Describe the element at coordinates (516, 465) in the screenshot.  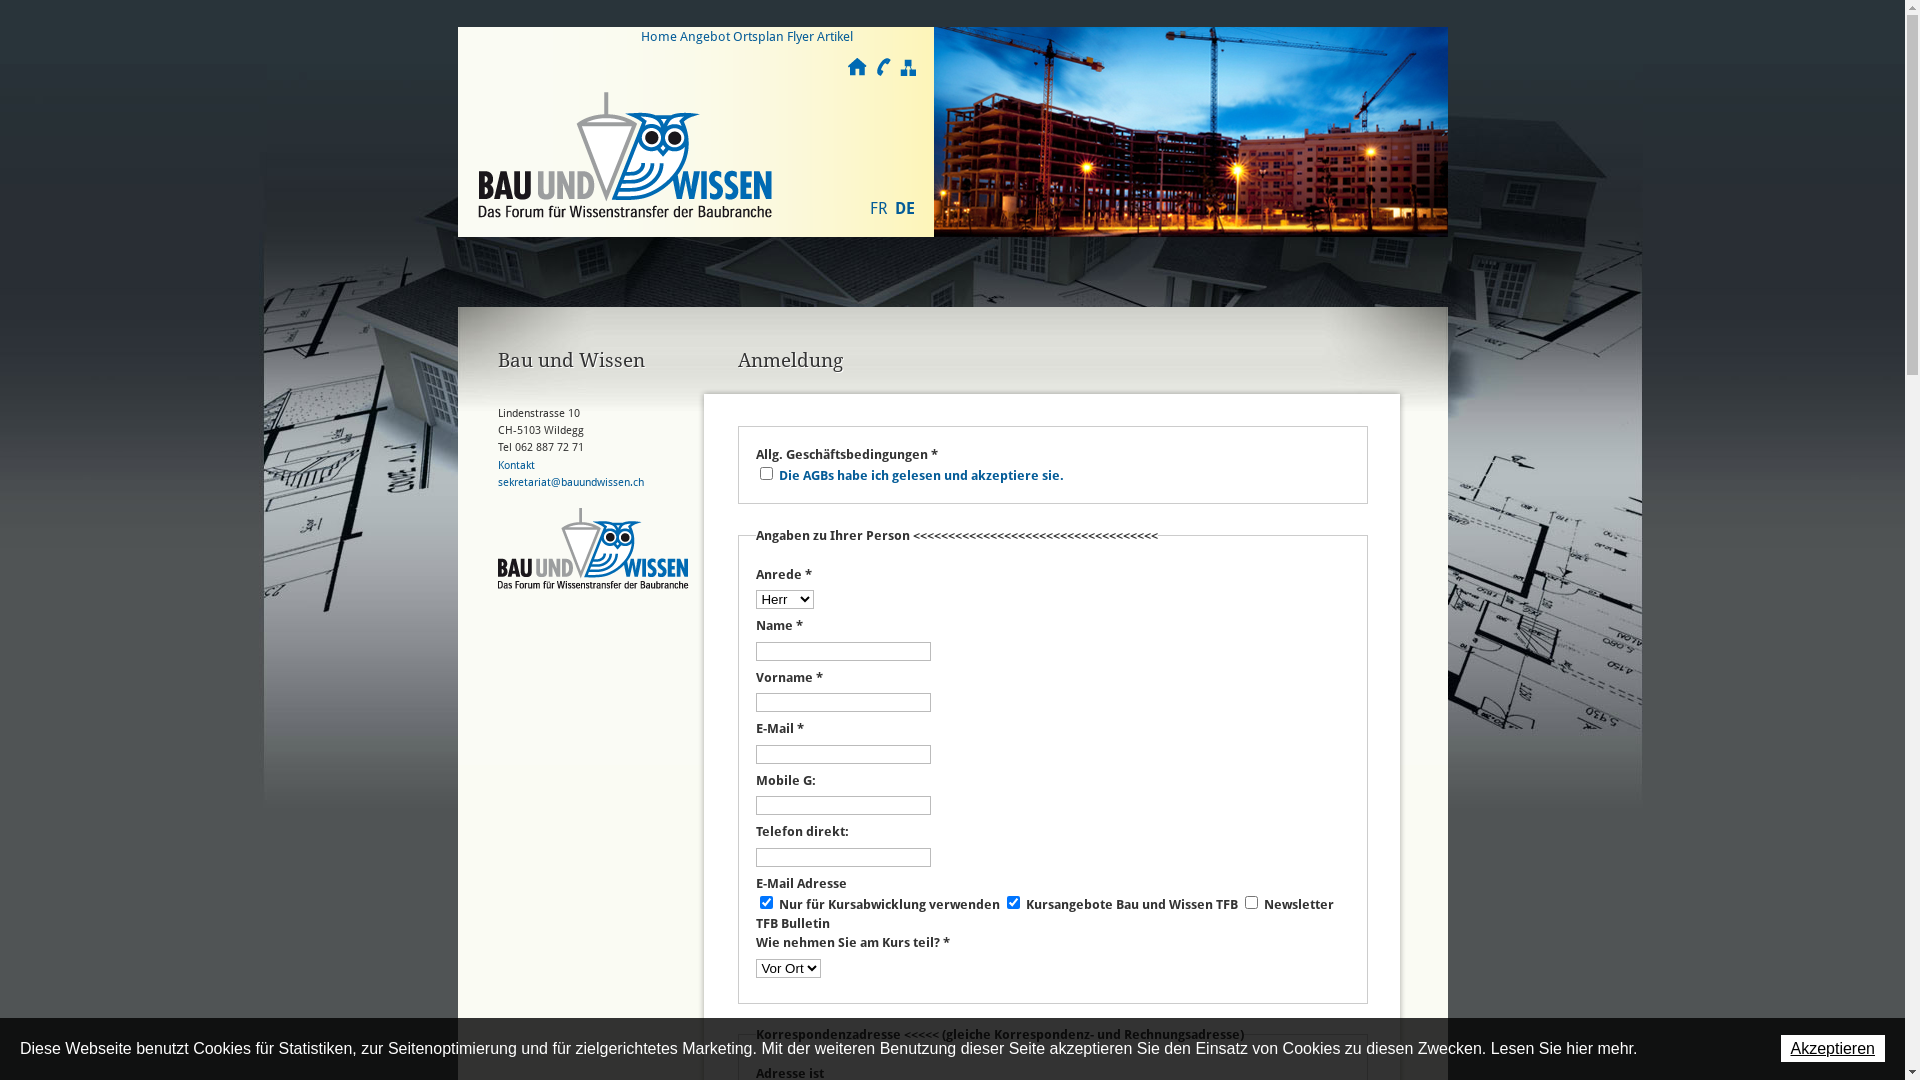
I see `'Kontakt'` at that location.